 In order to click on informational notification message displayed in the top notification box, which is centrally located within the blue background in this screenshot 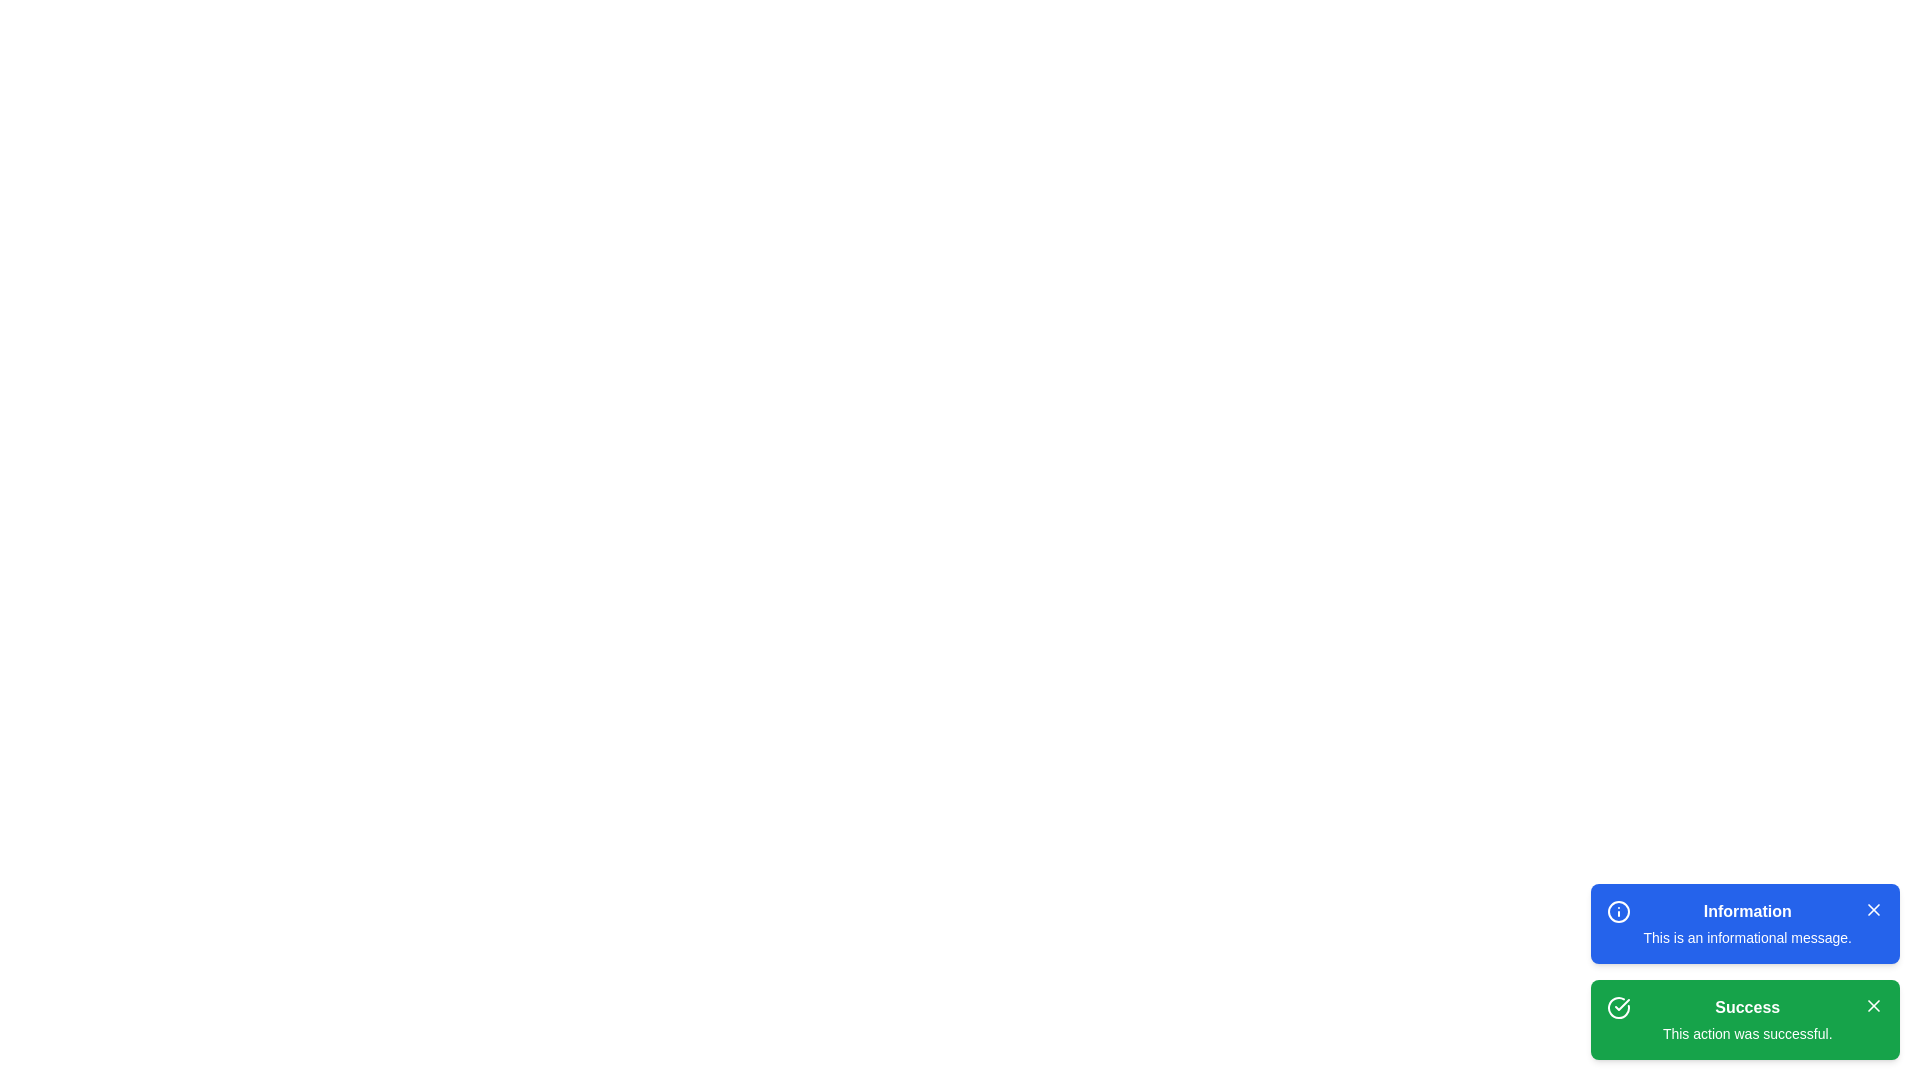, I will do `click(1746, 924)`.